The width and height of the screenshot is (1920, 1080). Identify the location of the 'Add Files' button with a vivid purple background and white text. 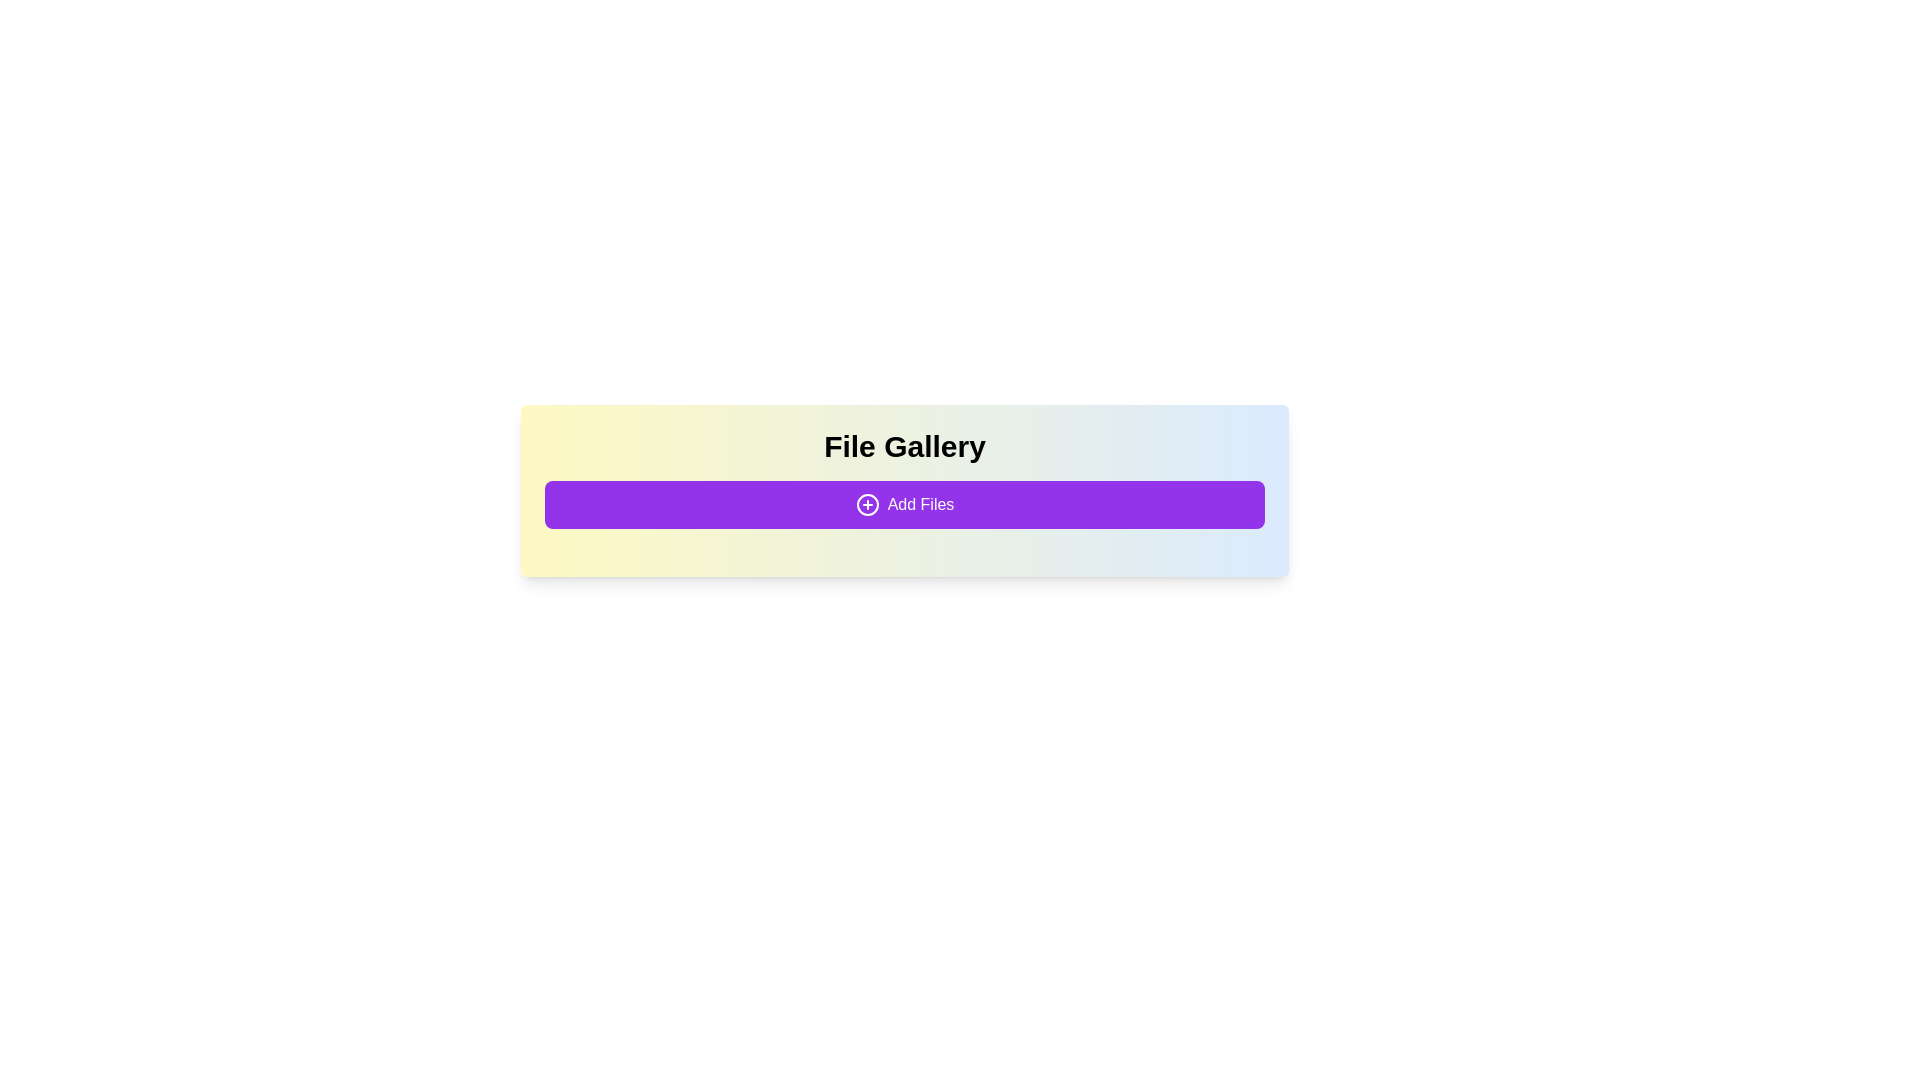
(904, 504).